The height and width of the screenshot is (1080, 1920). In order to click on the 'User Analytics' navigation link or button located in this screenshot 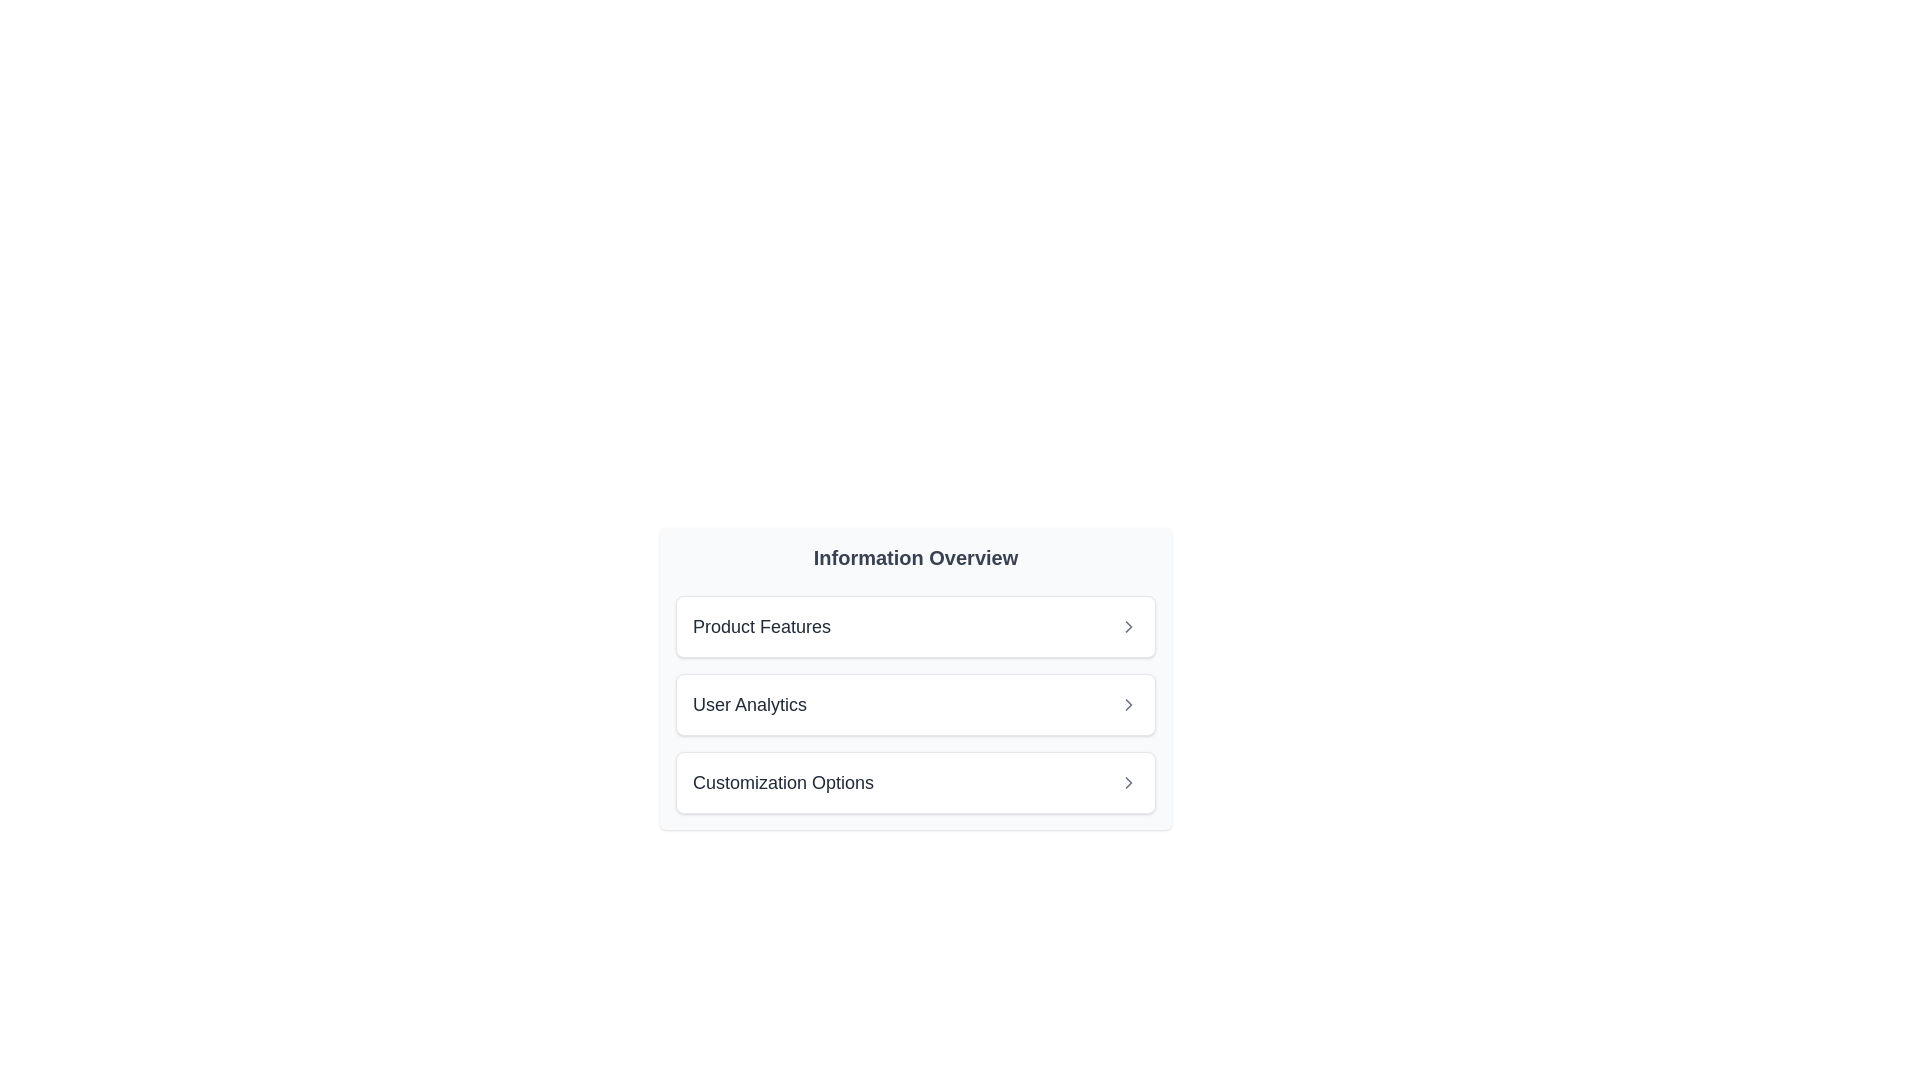, I will do `click(915, 704)`.